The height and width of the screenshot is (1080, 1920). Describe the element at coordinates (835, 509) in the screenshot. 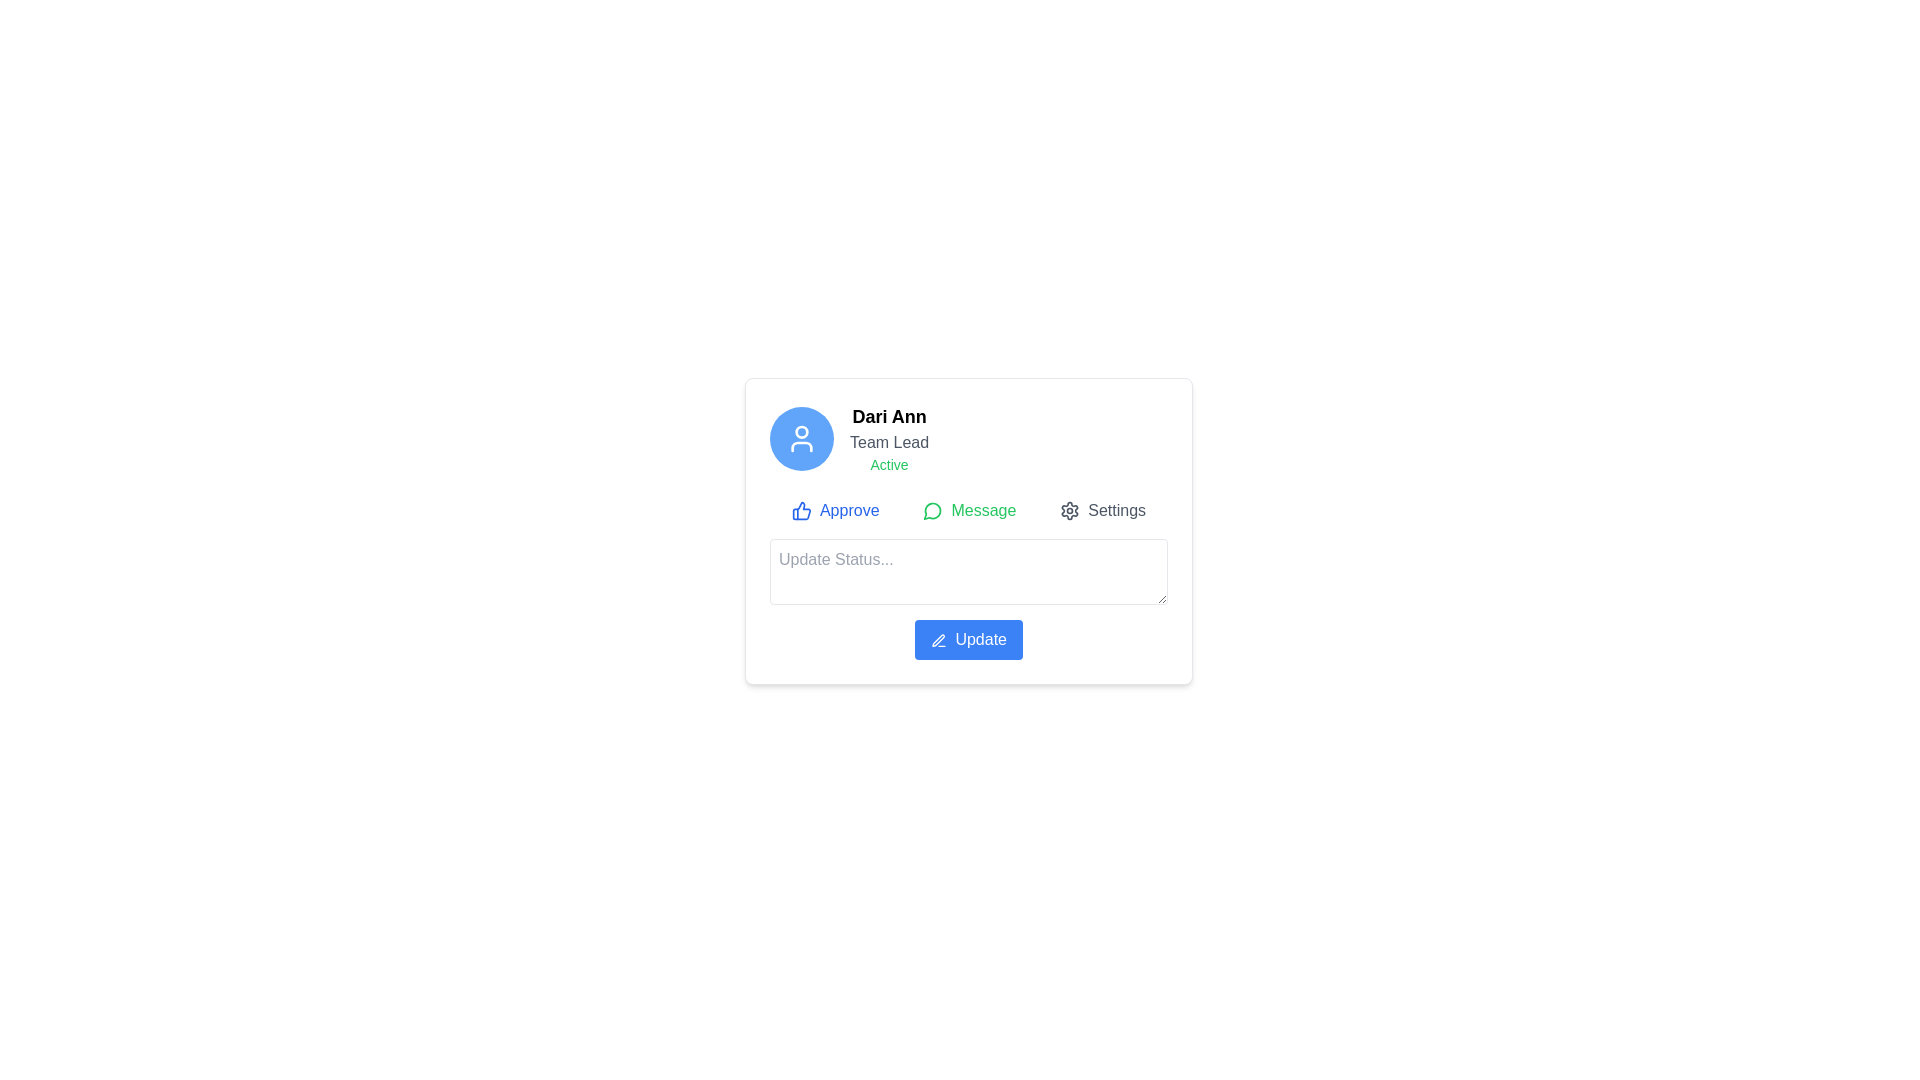

I see `the leftmost approval button` at that location.